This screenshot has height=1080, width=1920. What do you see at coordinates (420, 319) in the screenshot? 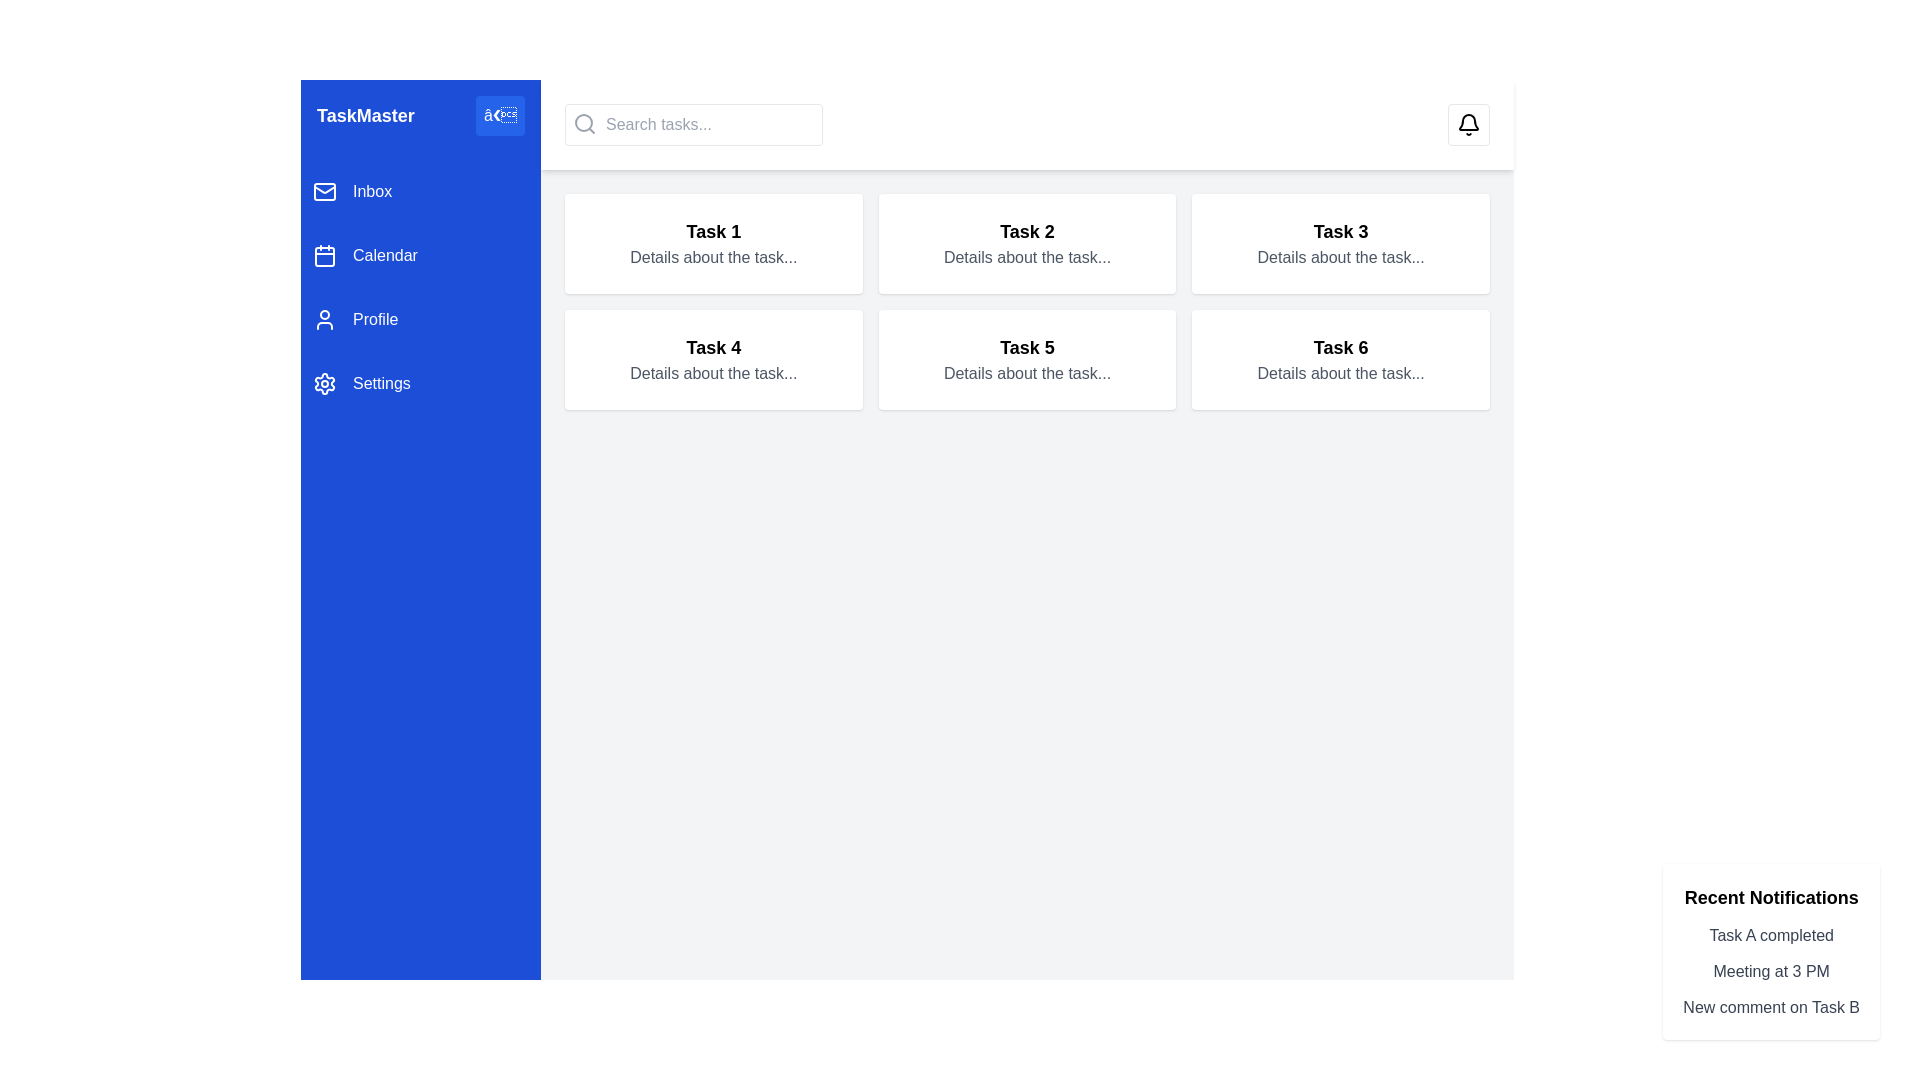
I see `the navigation button located in the left sidebar, which is the third button below the 'Calendar' button and above the 'Settings' button` at bounding box center [420, 319].